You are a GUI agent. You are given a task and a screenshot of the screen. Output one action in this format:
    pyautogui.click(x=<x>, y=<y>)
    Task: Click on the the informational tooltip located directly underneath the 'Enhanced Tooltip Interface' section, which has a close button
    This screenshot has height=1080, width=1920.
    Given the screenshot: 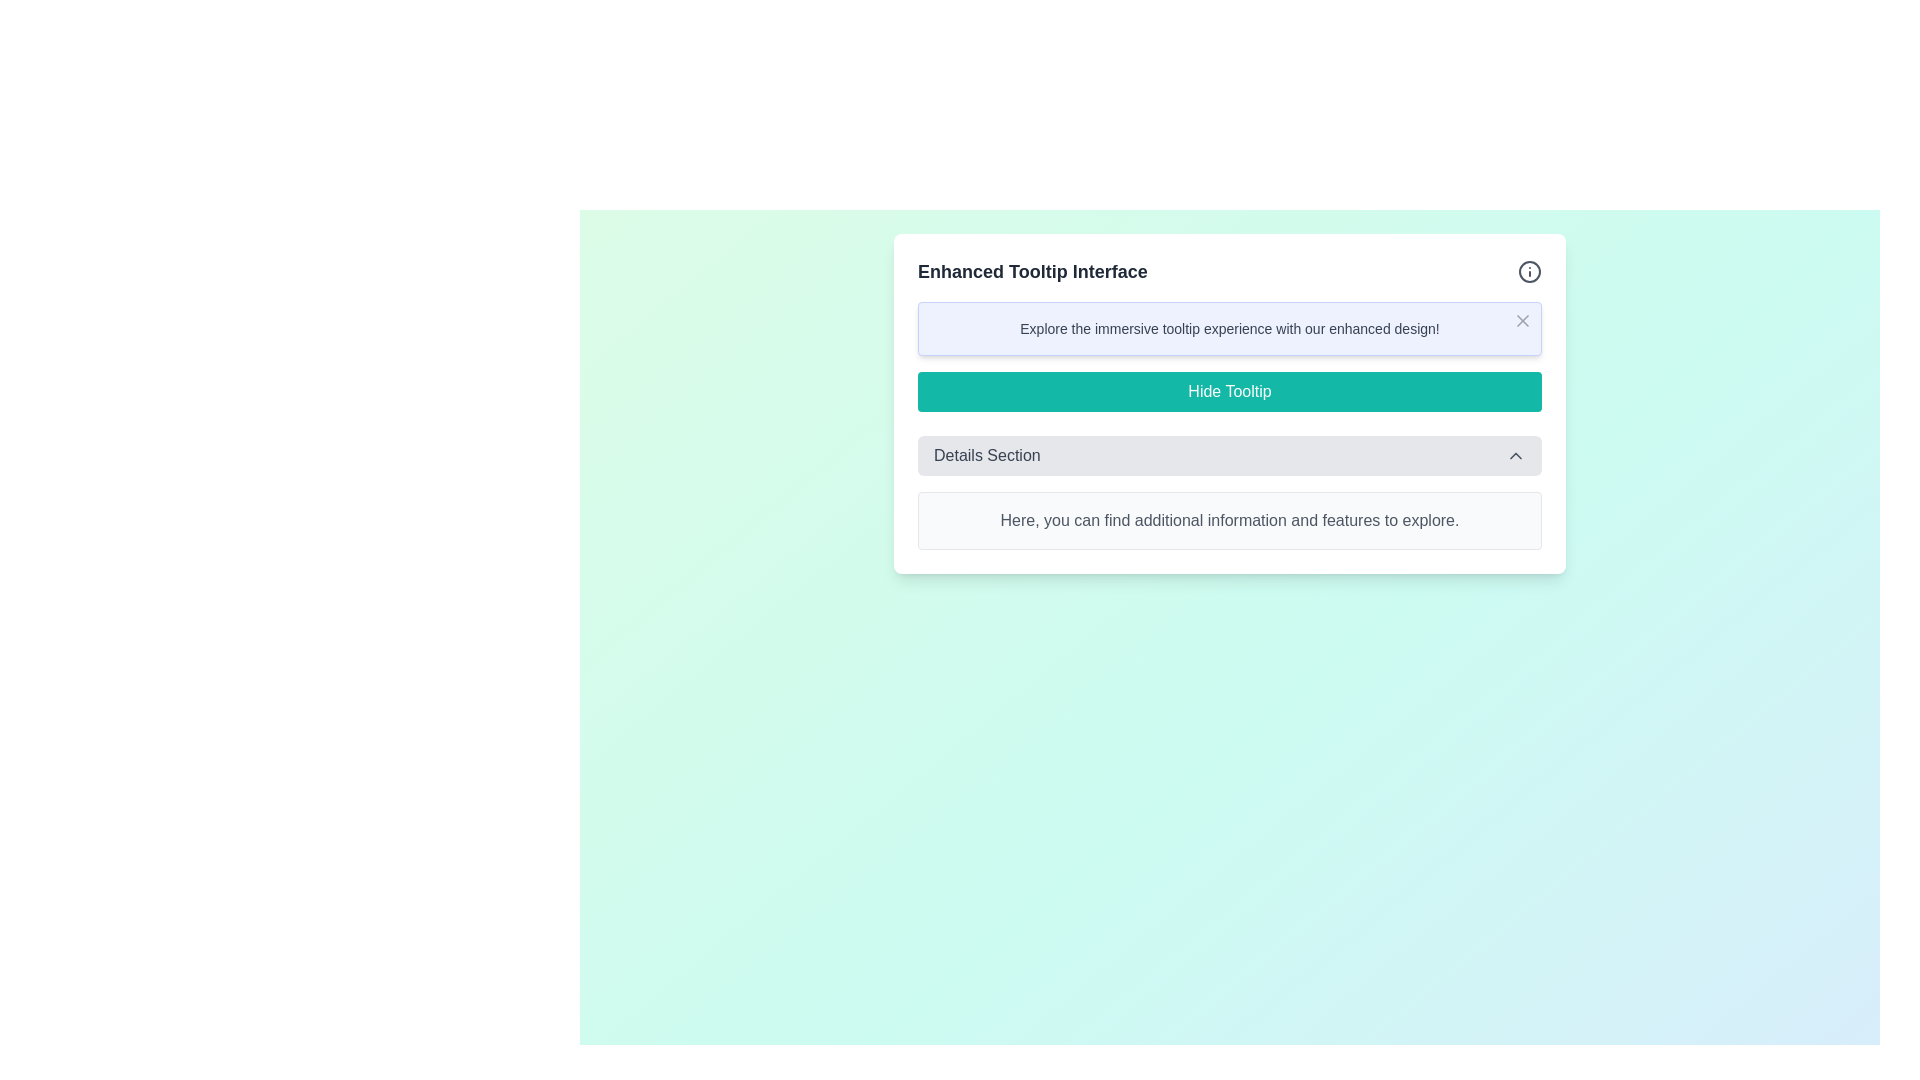 What is the action you would take?
    pyautogui.click(x=1228, y=327)
    